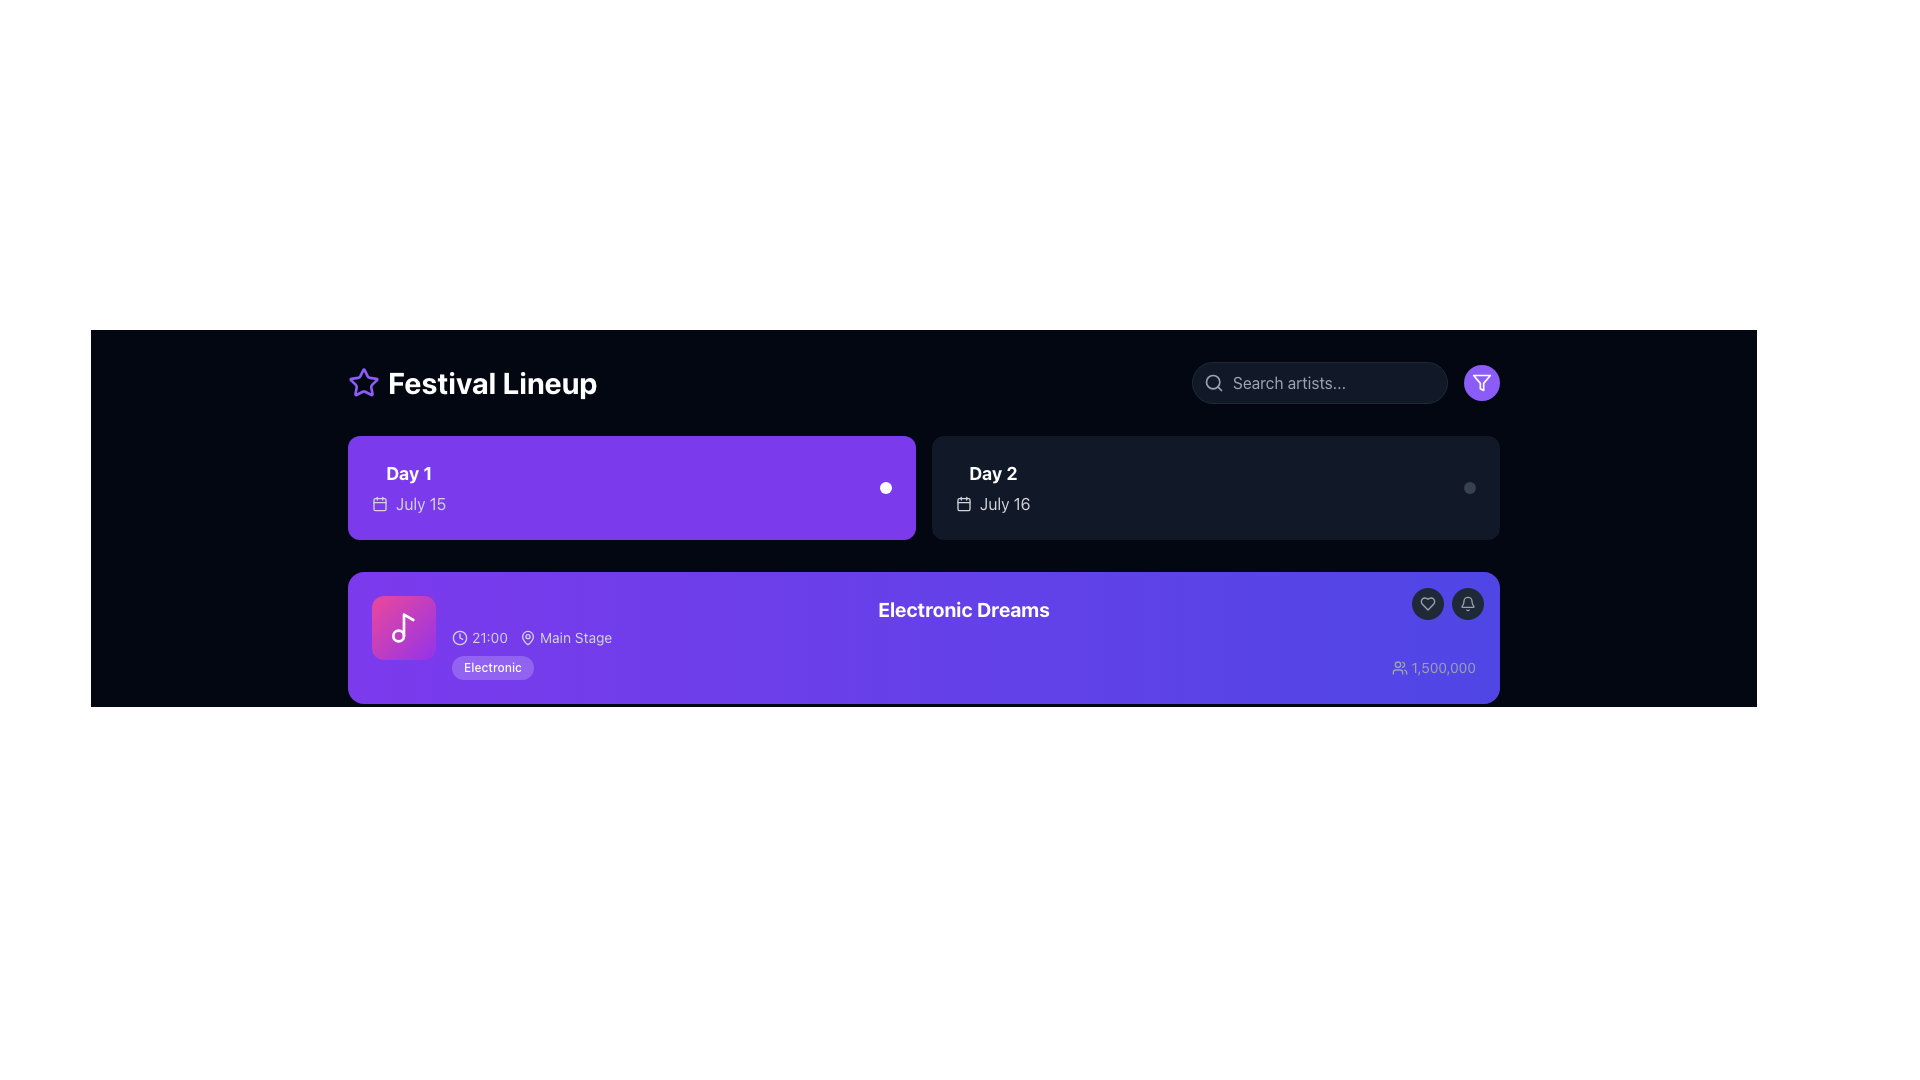 This screenshot has height=1080, width=1920. What do you see at coordinates (1427, 603) in the screenshot?
I see `the circular button with a dark background and a light gray heart icon at its center, located at the top-right corner of the card labeled 'Electronic Dreams'` at bounding box center [1427, 603].